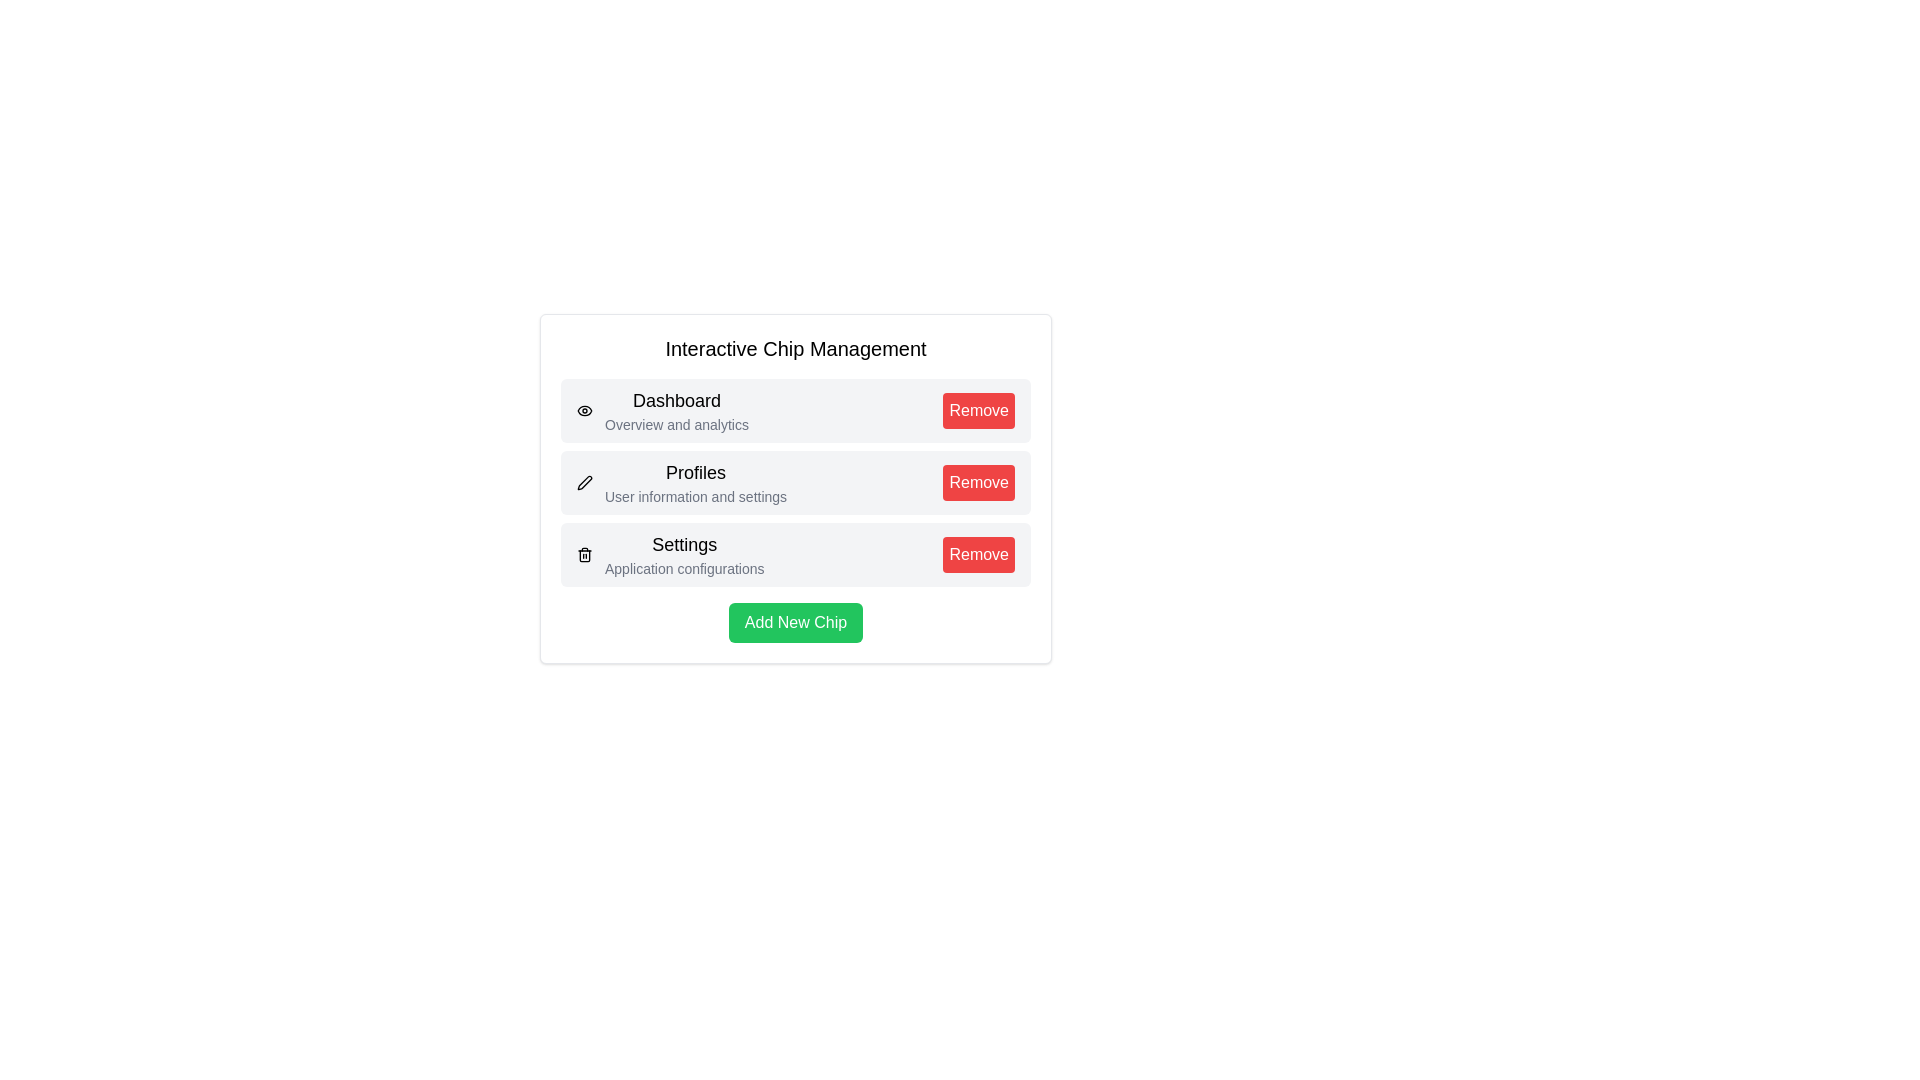  Describe the element at coordinates (795, 622) in the screenshot. I see `'Add New Chip' button to add a new chip` at that location.